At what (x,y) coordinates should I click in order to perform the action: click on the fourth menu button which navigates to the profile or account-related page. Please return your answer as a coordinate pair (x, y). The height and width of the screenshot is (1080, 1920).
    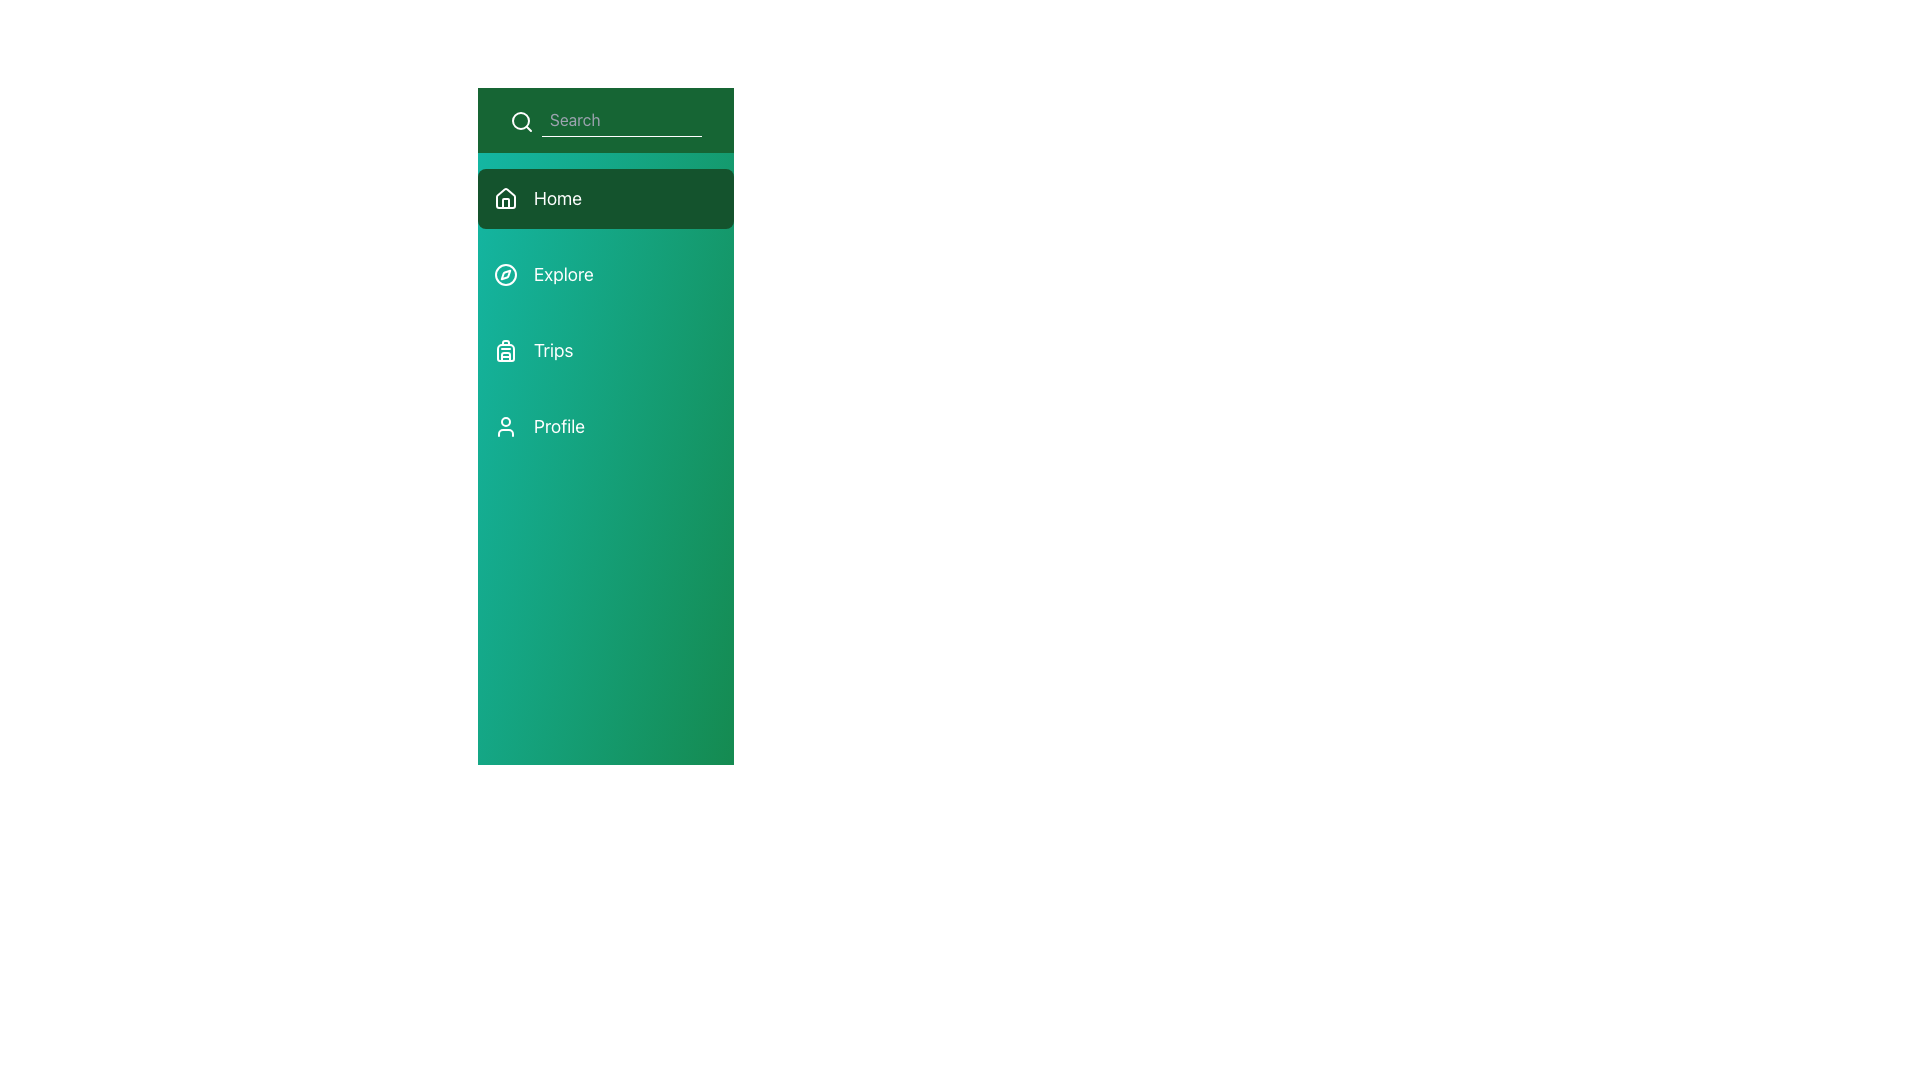
    Looking at the image, I should click on (604, 426).